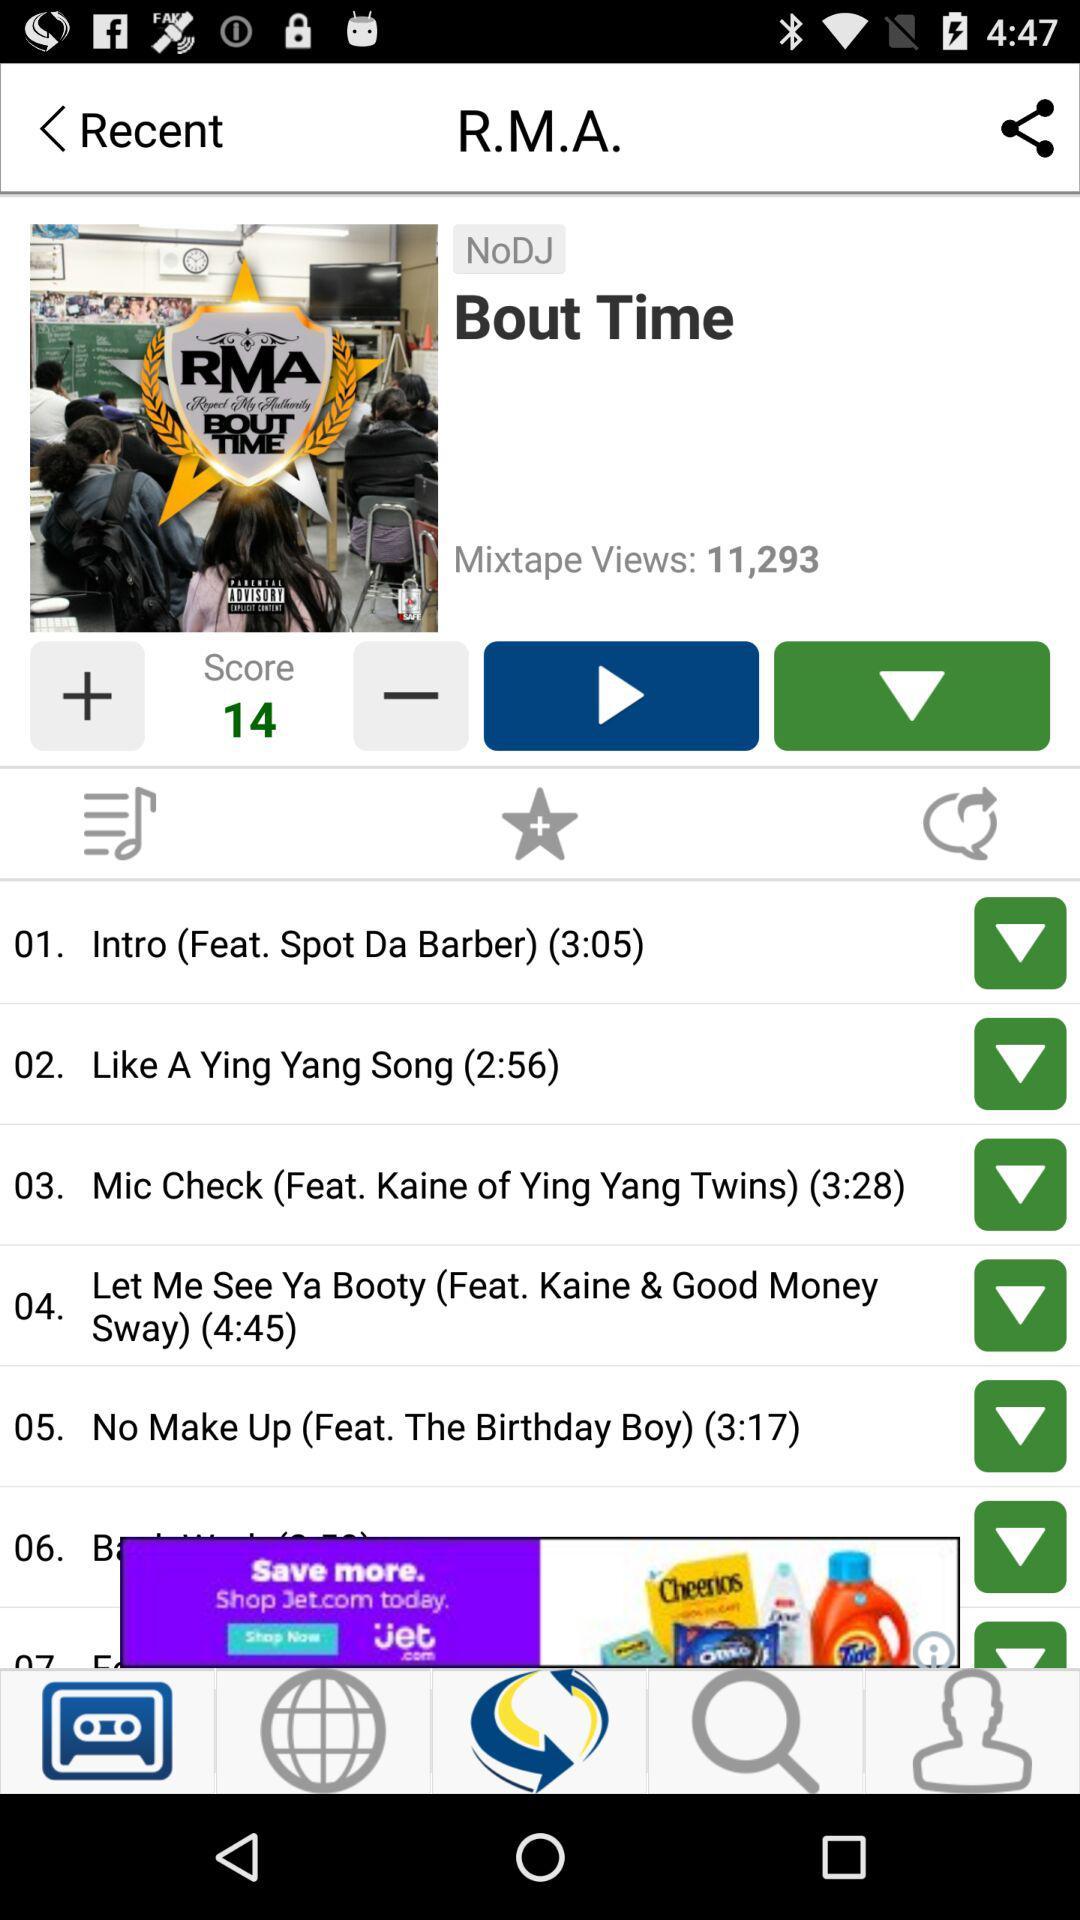 This screenshot has height=1920, width=1080. Describe the element at coordinates (620, 743) in the screenshot. I see `the play icon` at that location.